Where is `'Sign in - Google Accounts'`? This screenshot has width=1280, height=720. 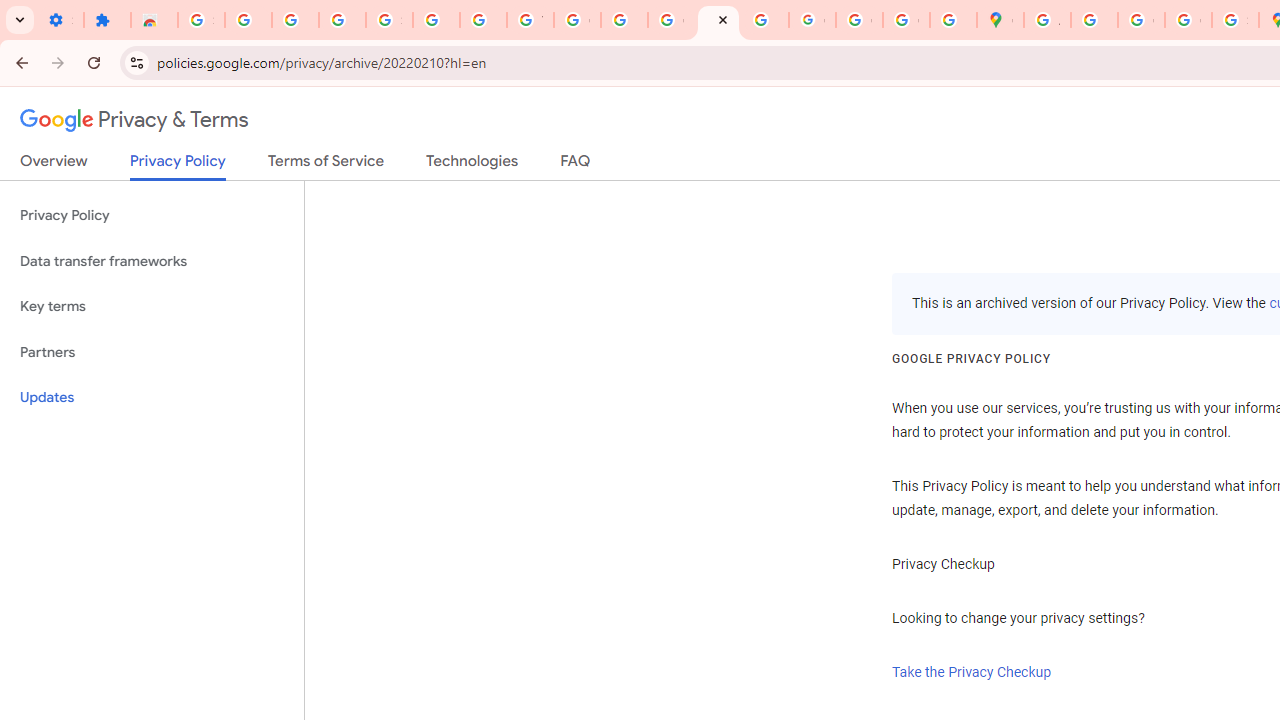 'Sign in - Google Accounts' is located at coordinates (201, 20).